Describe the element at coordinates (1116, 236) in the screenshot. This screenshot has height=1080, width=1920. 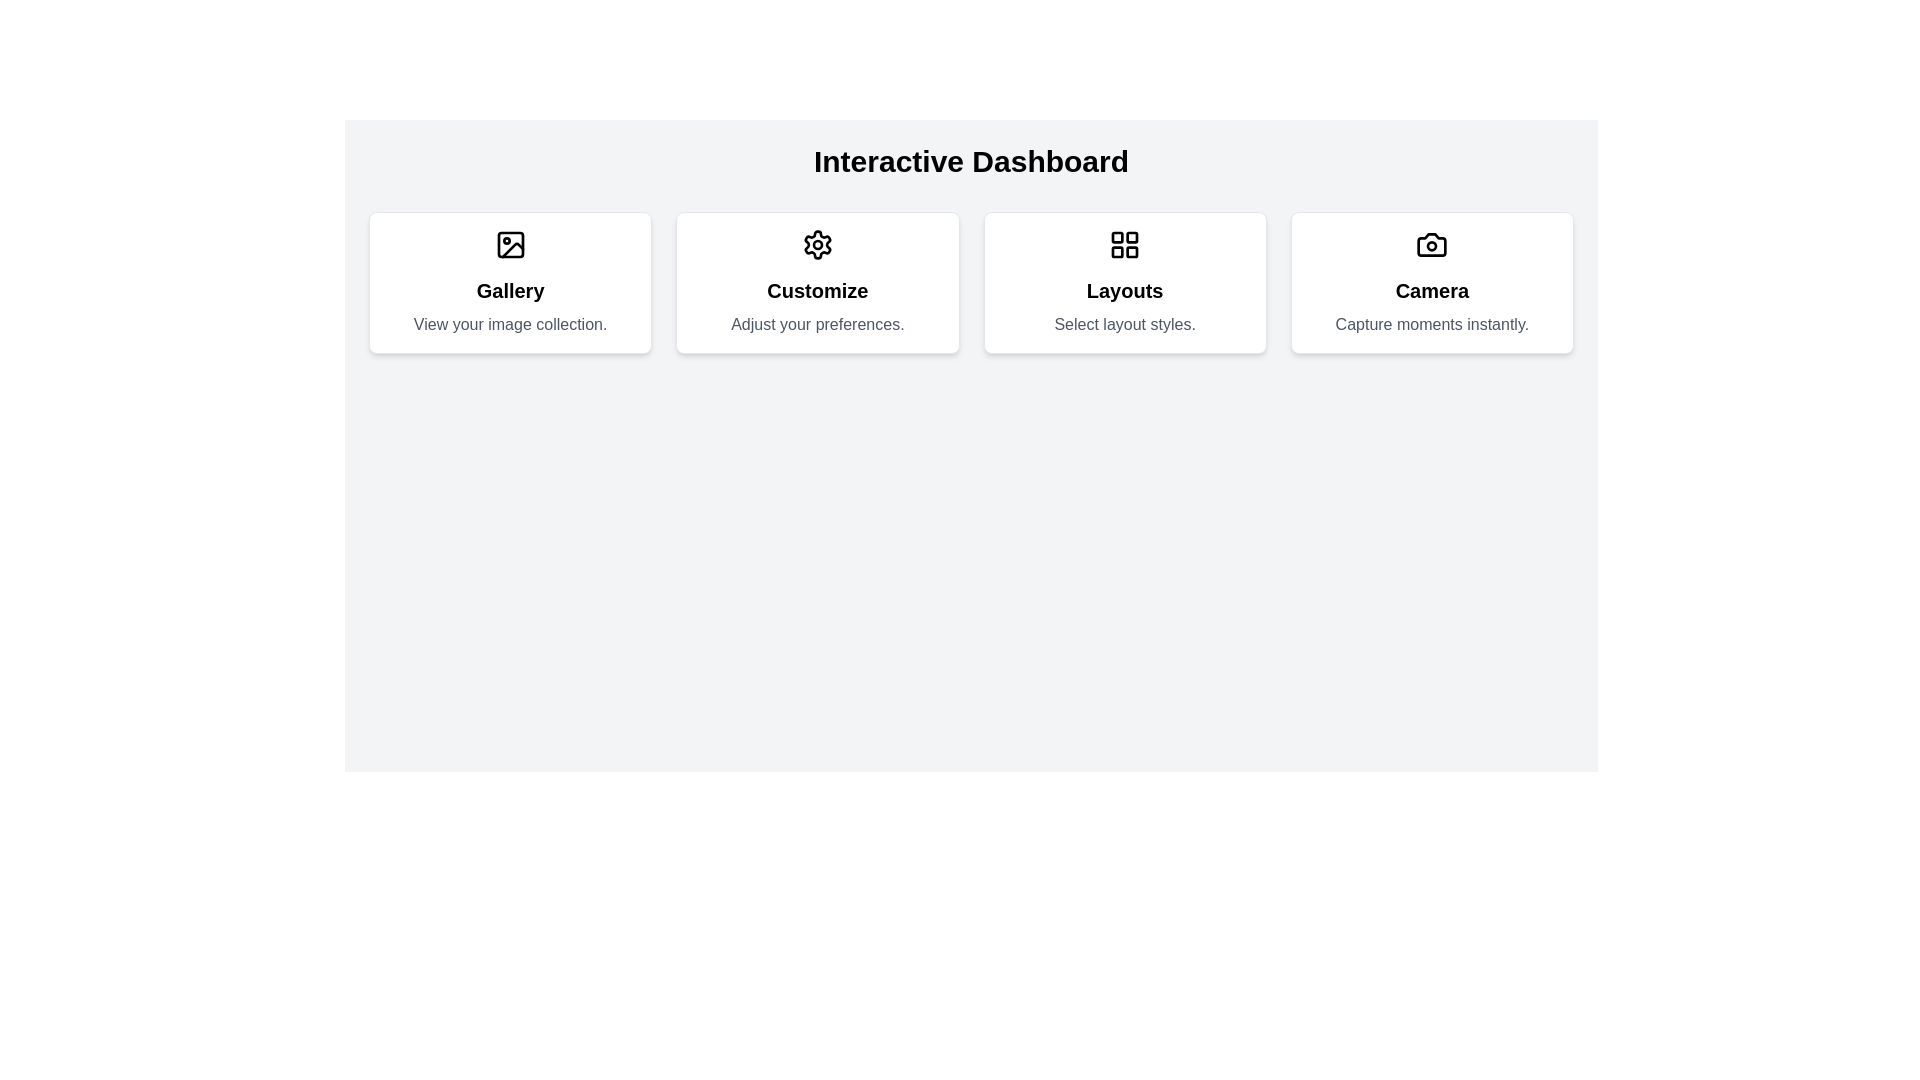
I see `the top-left rounded rectangle within the 'Layouts' button in the grid layout for layout customization` at that location.